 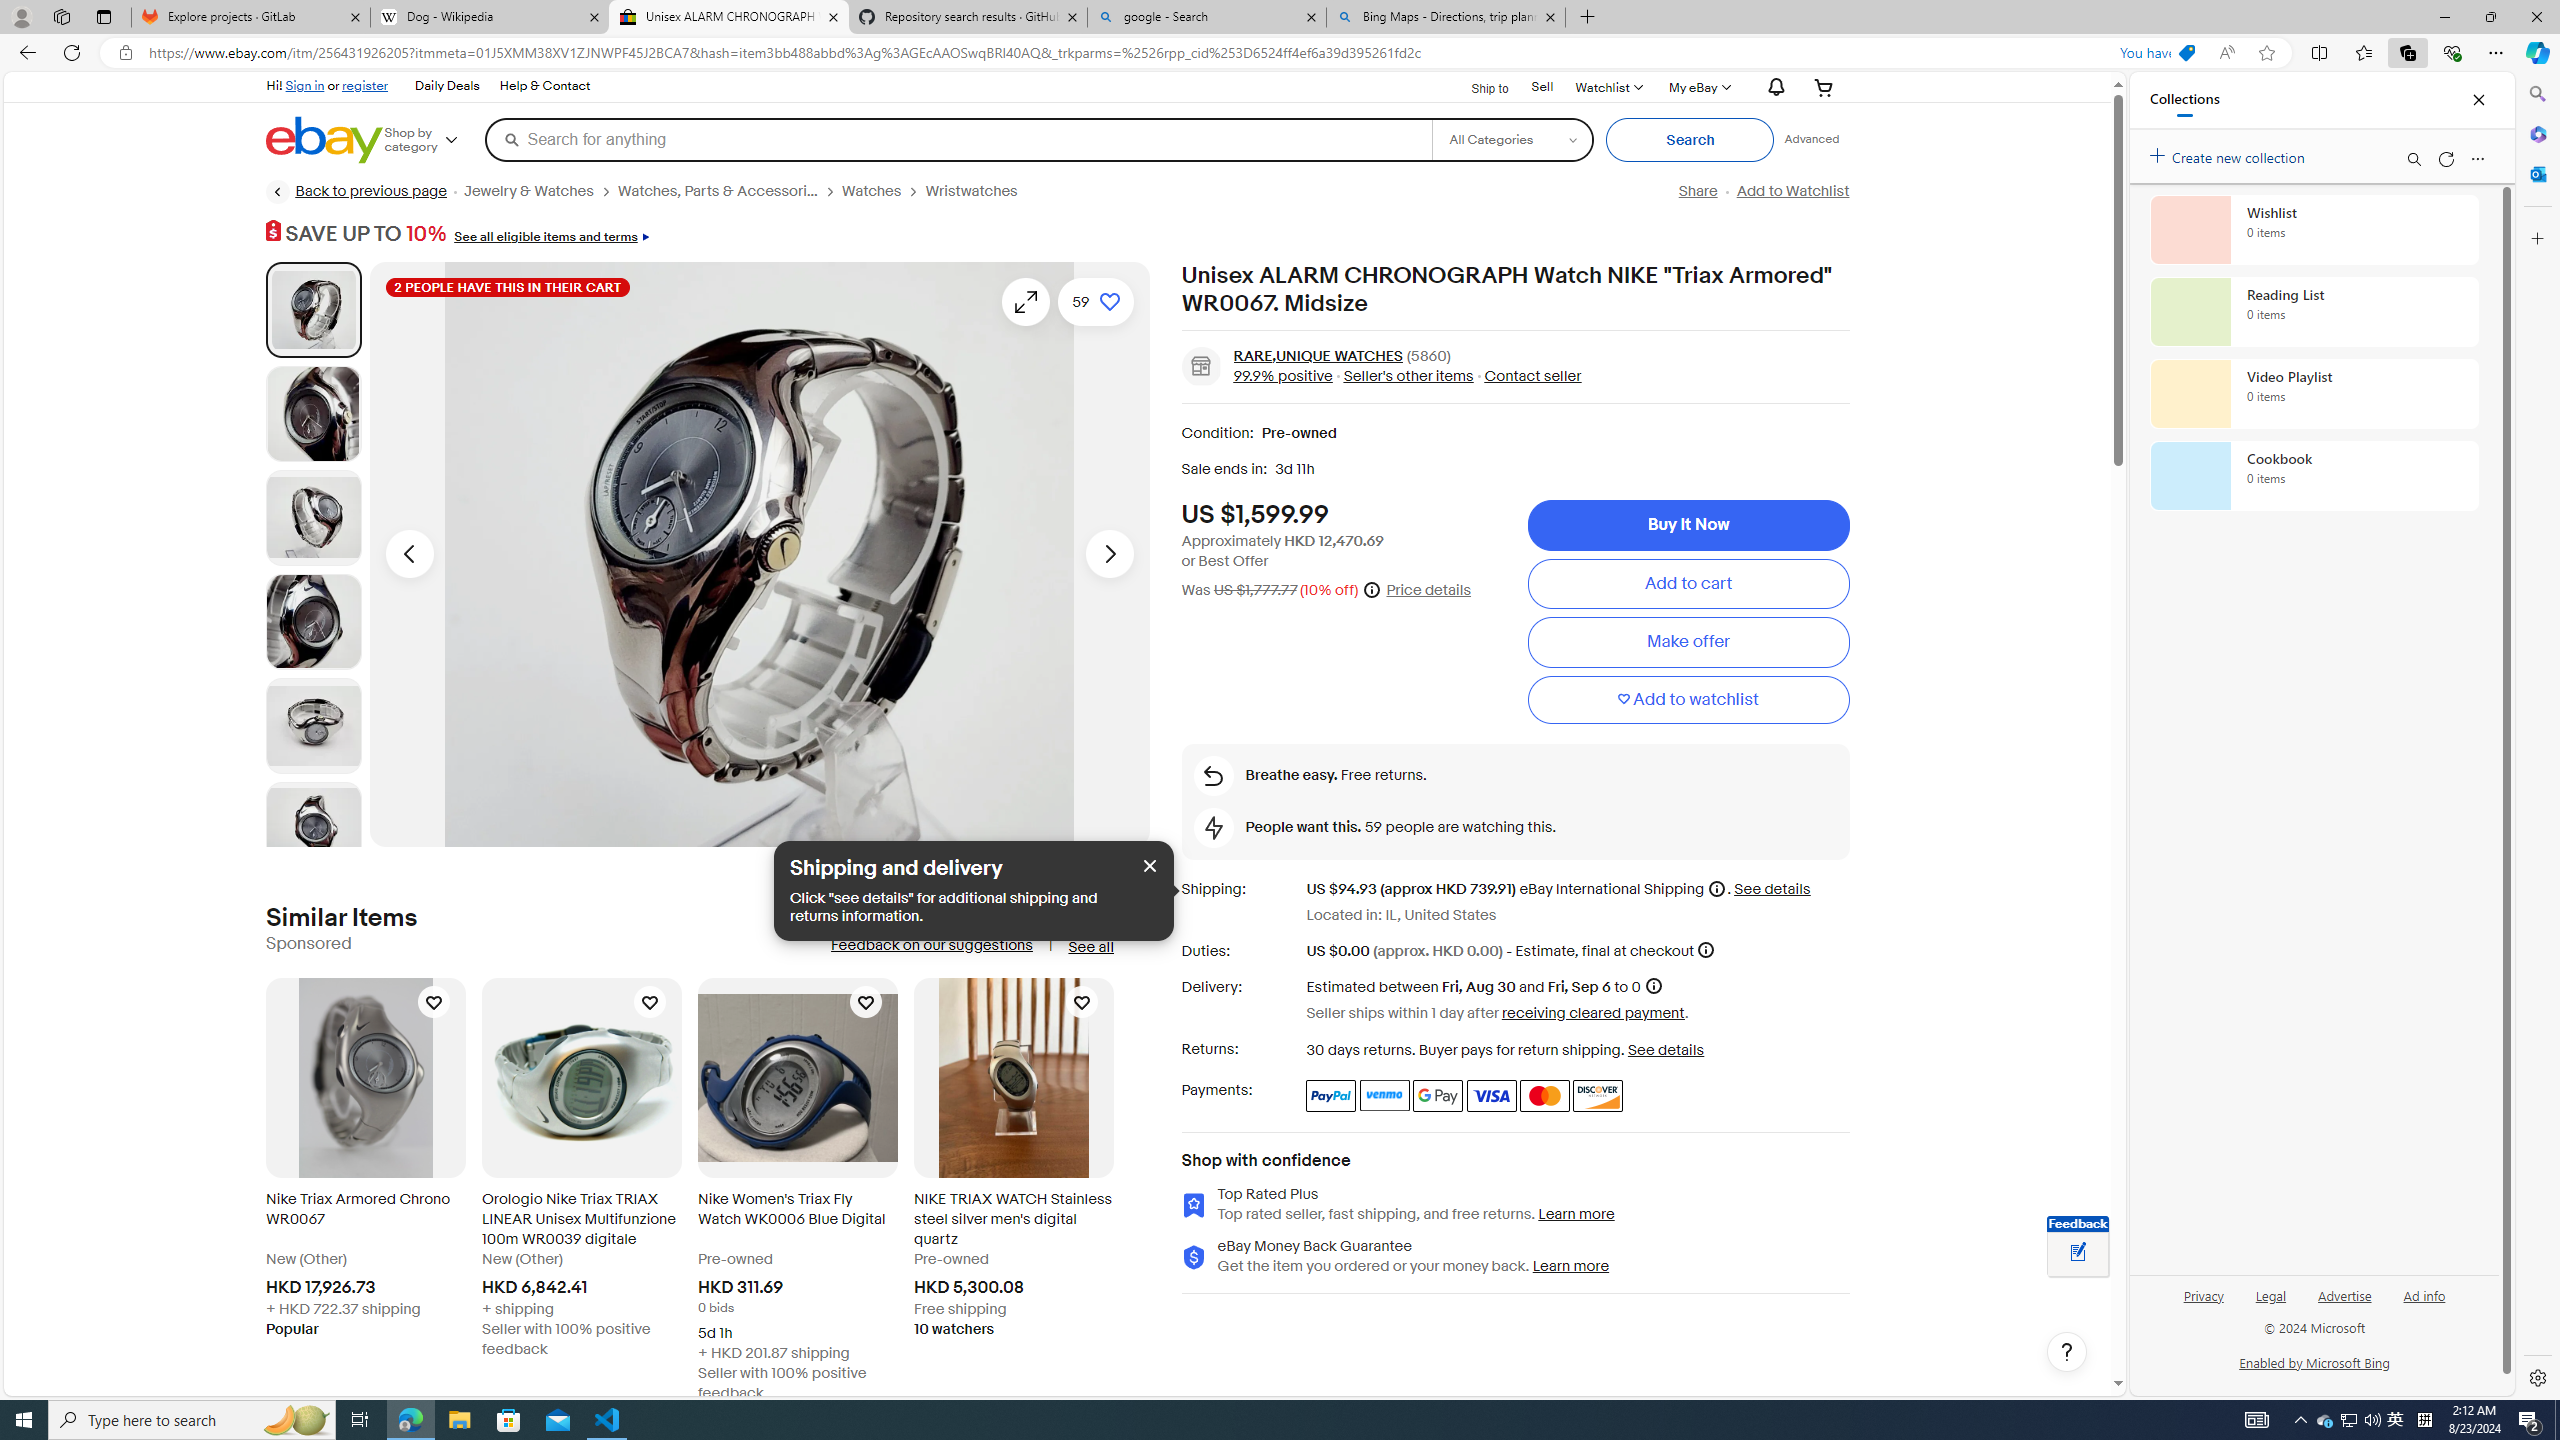 I want to click on 'Contact seller', so click(x=1532, y=375).